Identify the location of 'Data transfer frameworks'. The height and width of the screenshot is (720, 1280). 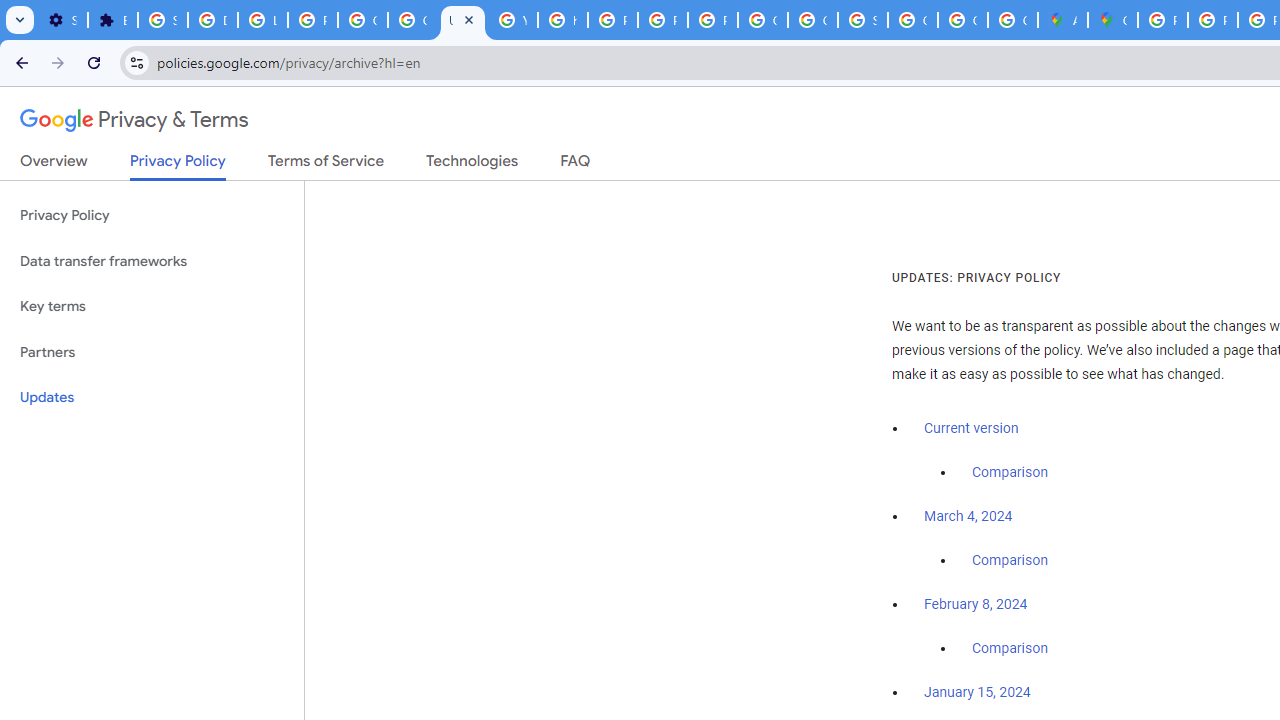
(151, 260).